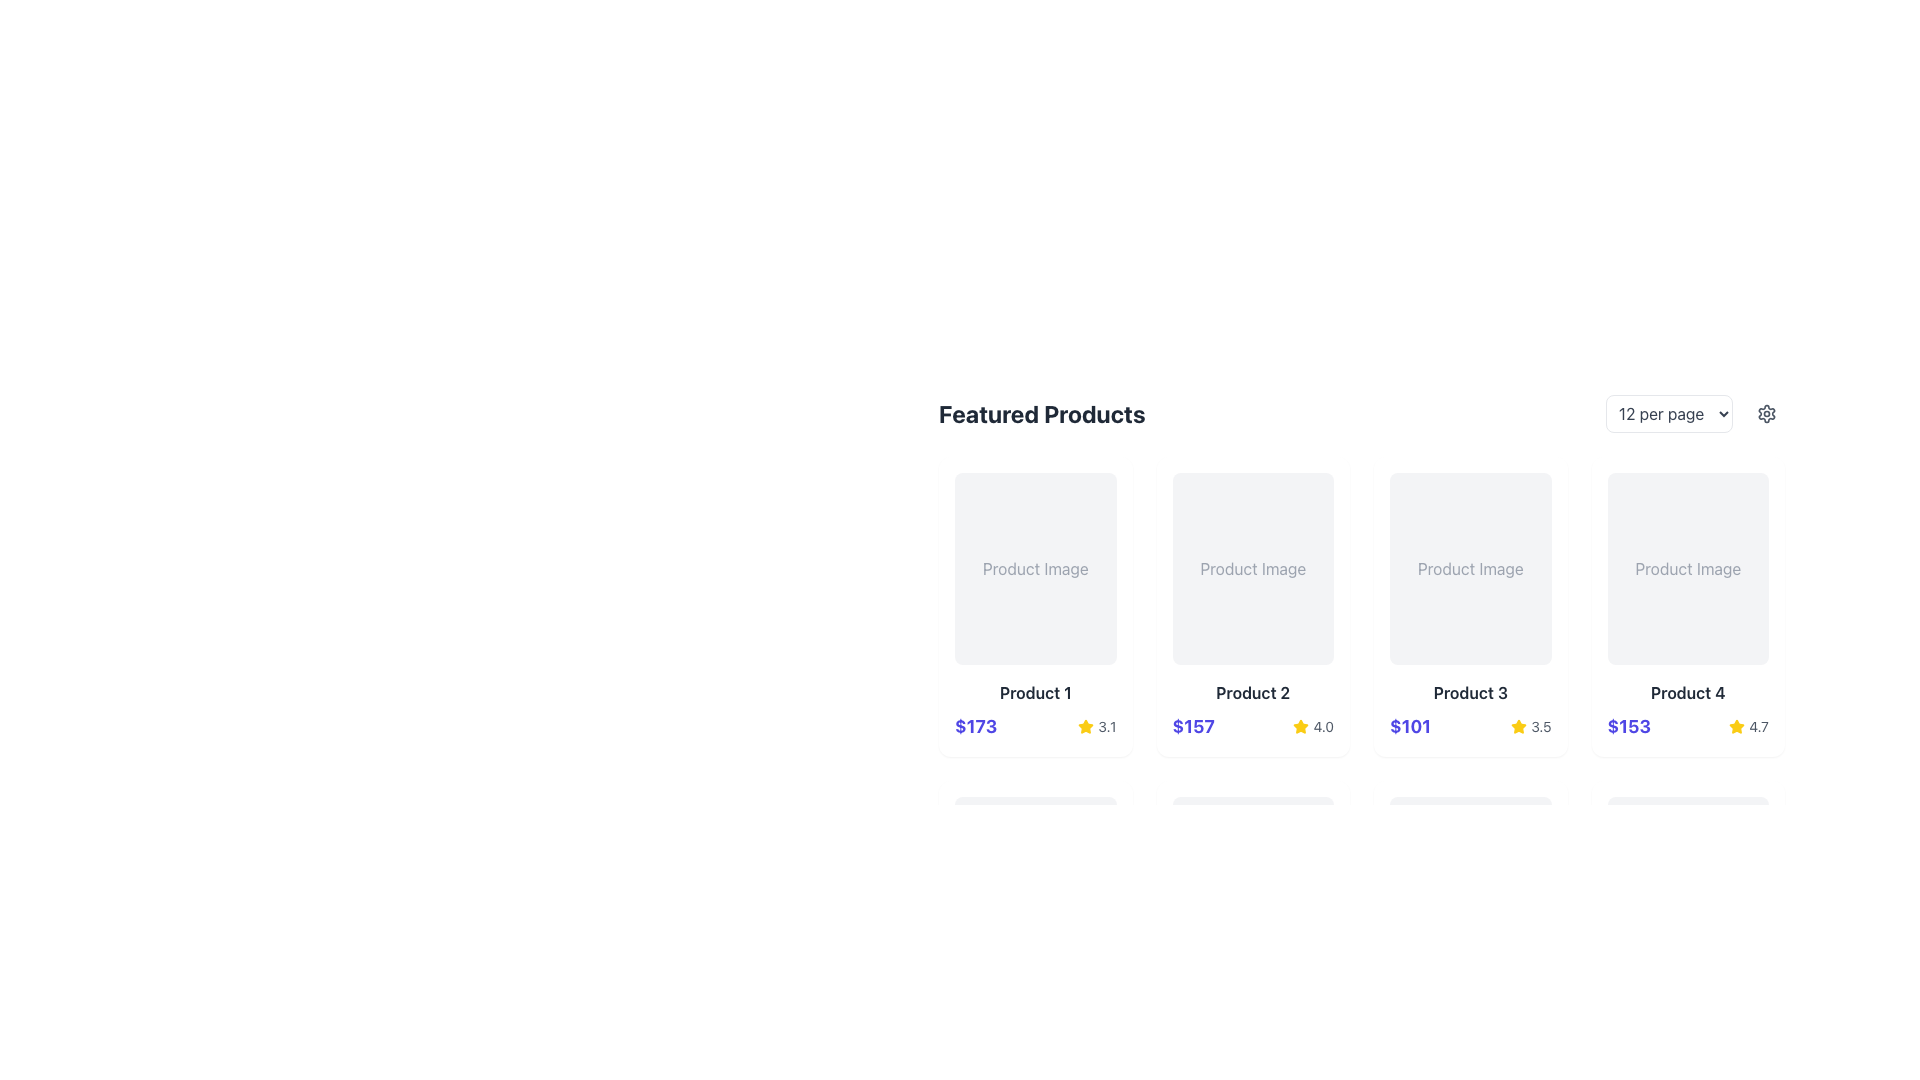  Describe the element at coordinates (1758, 726) in the screenshot. I see `the text label displaying the rating score for Product 4, located under the product details section next to the price information` at that location.